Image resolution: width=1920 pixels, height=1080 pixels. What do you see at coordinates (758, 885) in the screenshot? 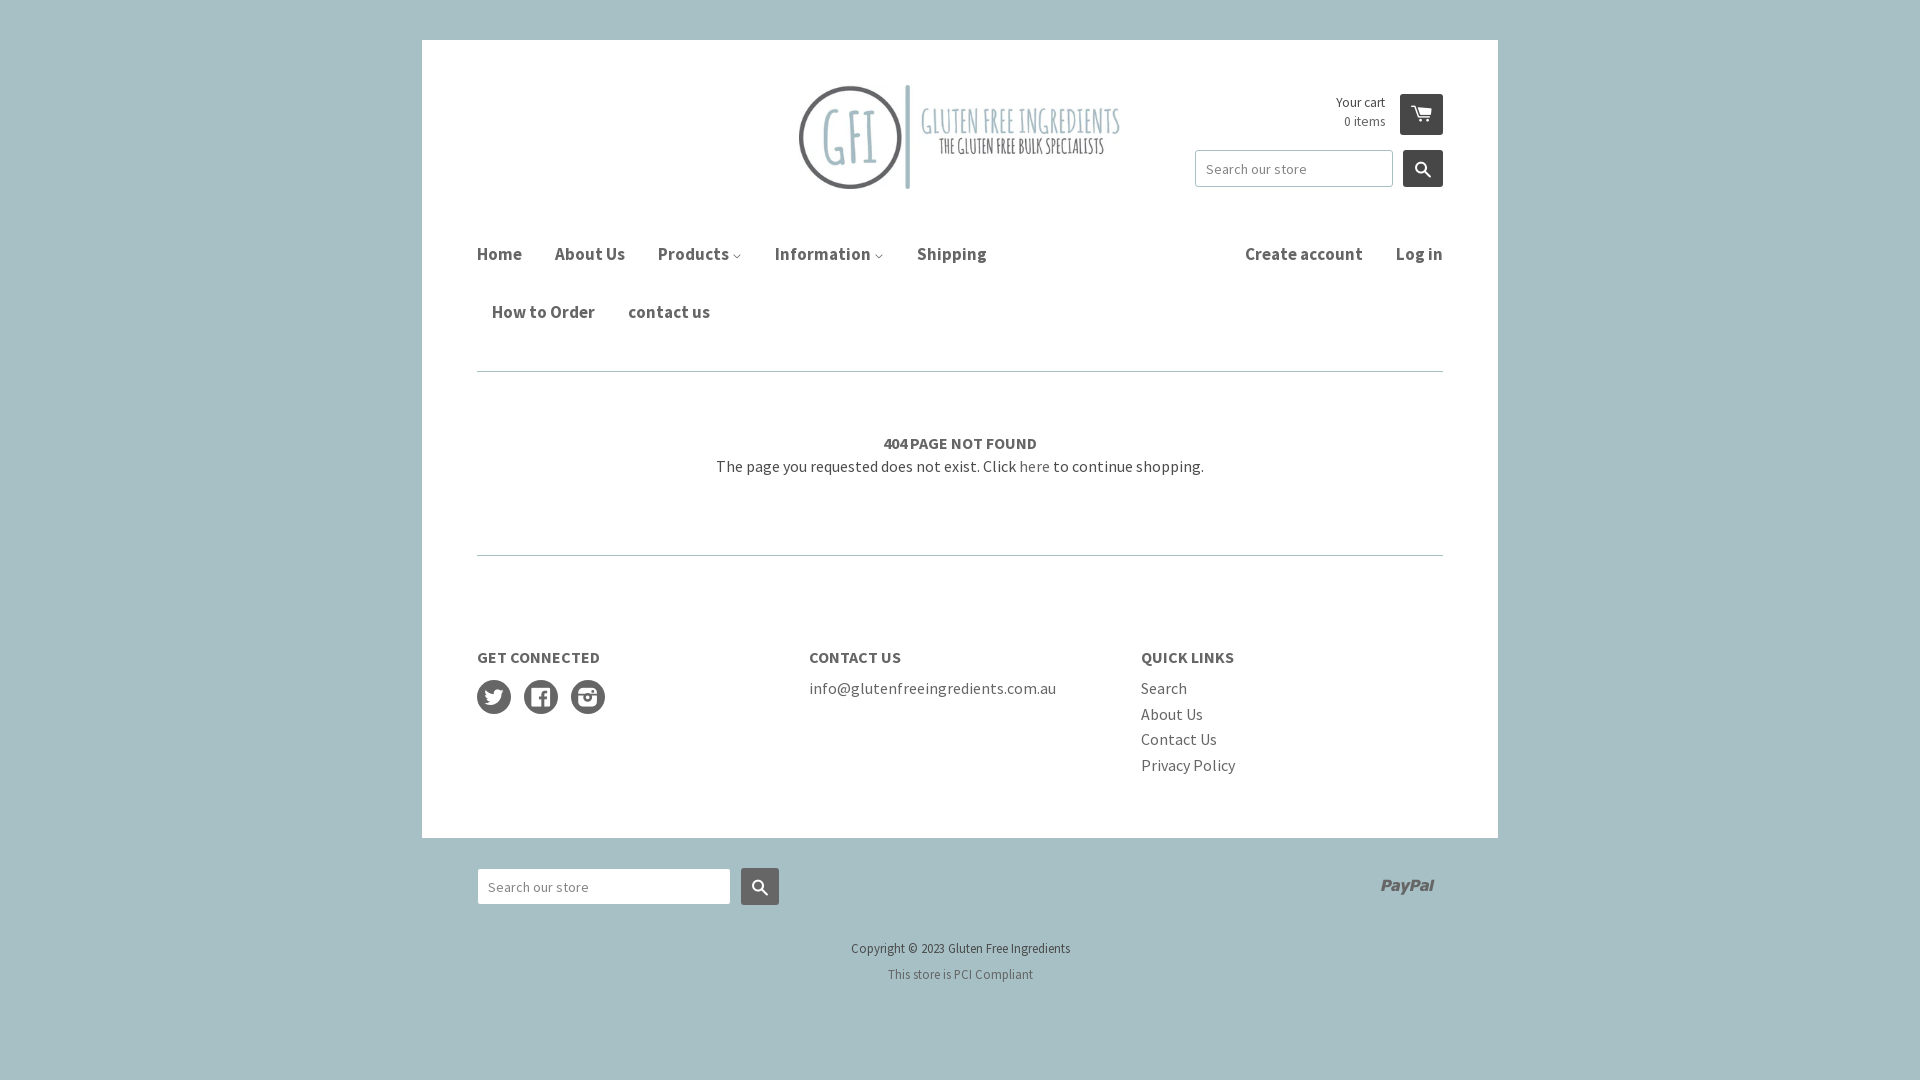
I see `'Search'` at bounding box center [758, 885].